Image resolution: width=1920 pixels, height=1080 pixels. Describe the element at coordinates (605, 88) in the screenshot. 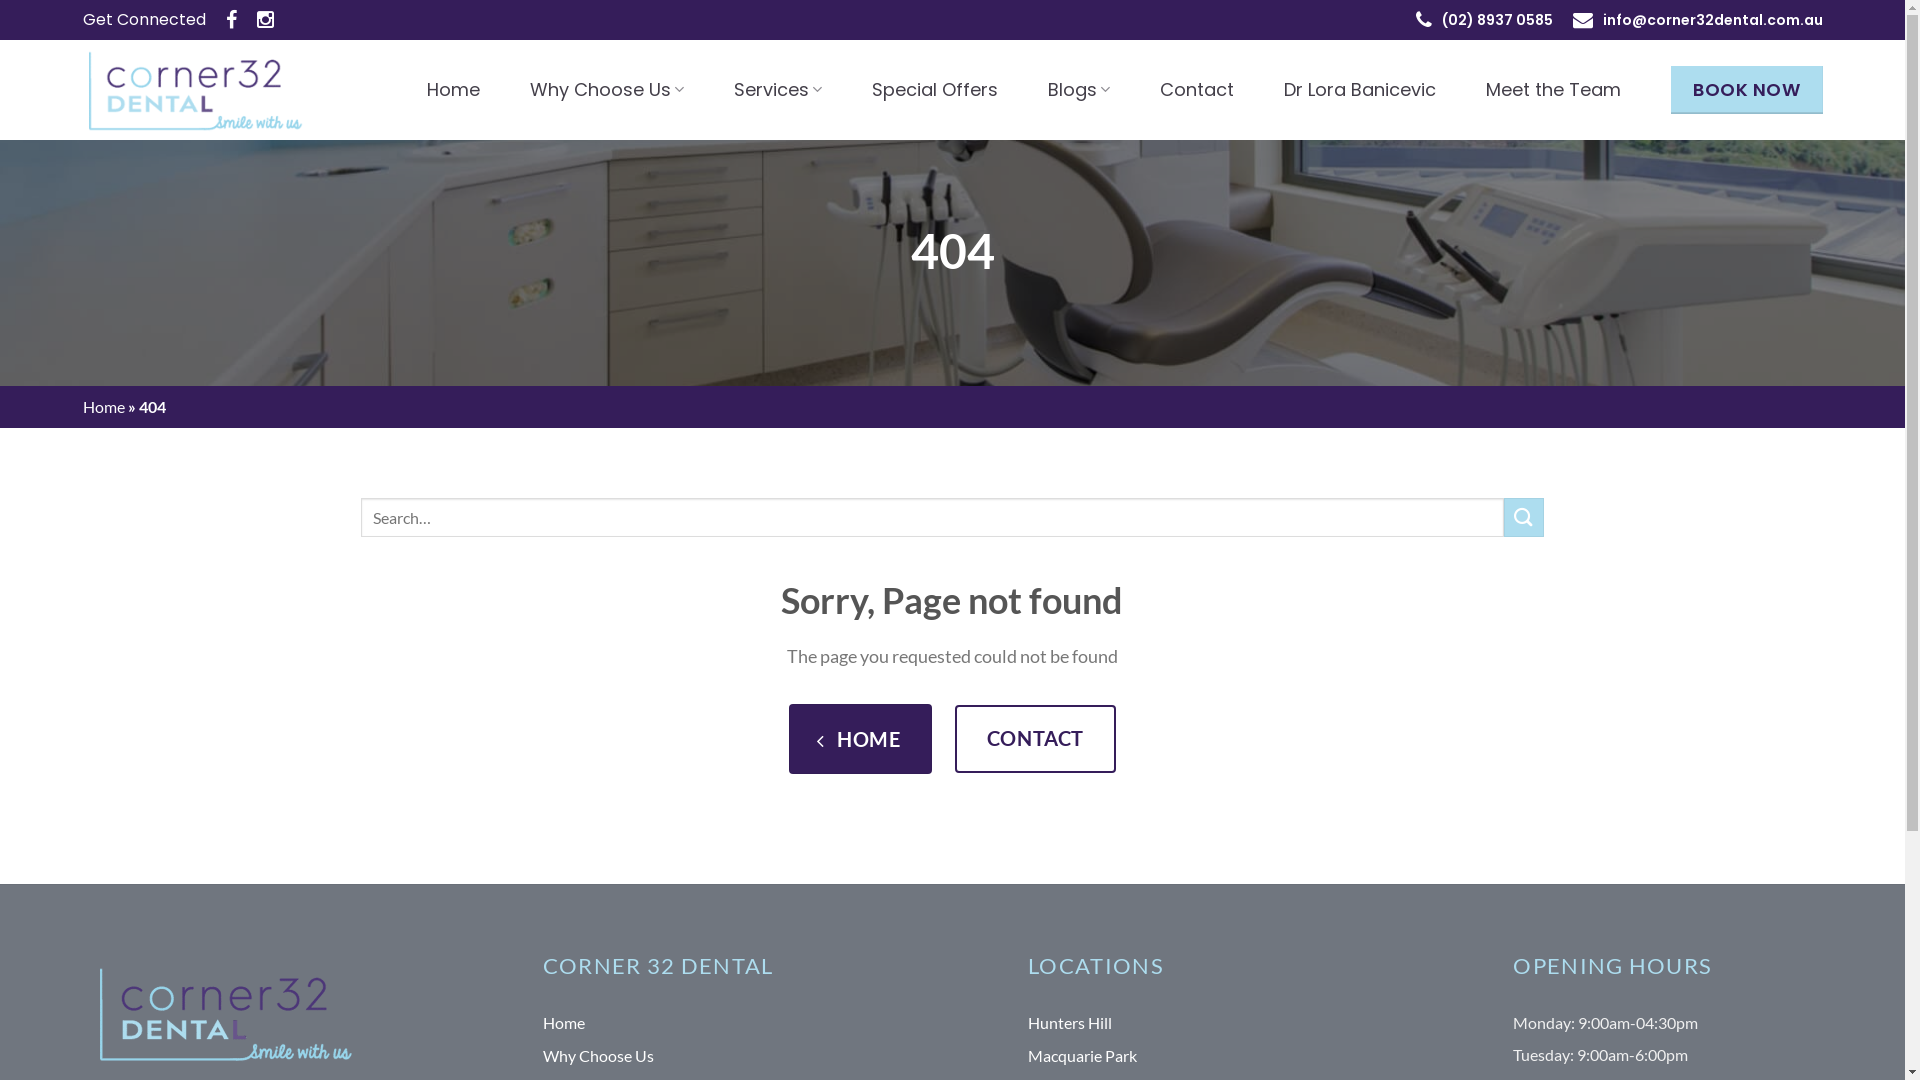

I see `'Why Choose Us'` at that location.